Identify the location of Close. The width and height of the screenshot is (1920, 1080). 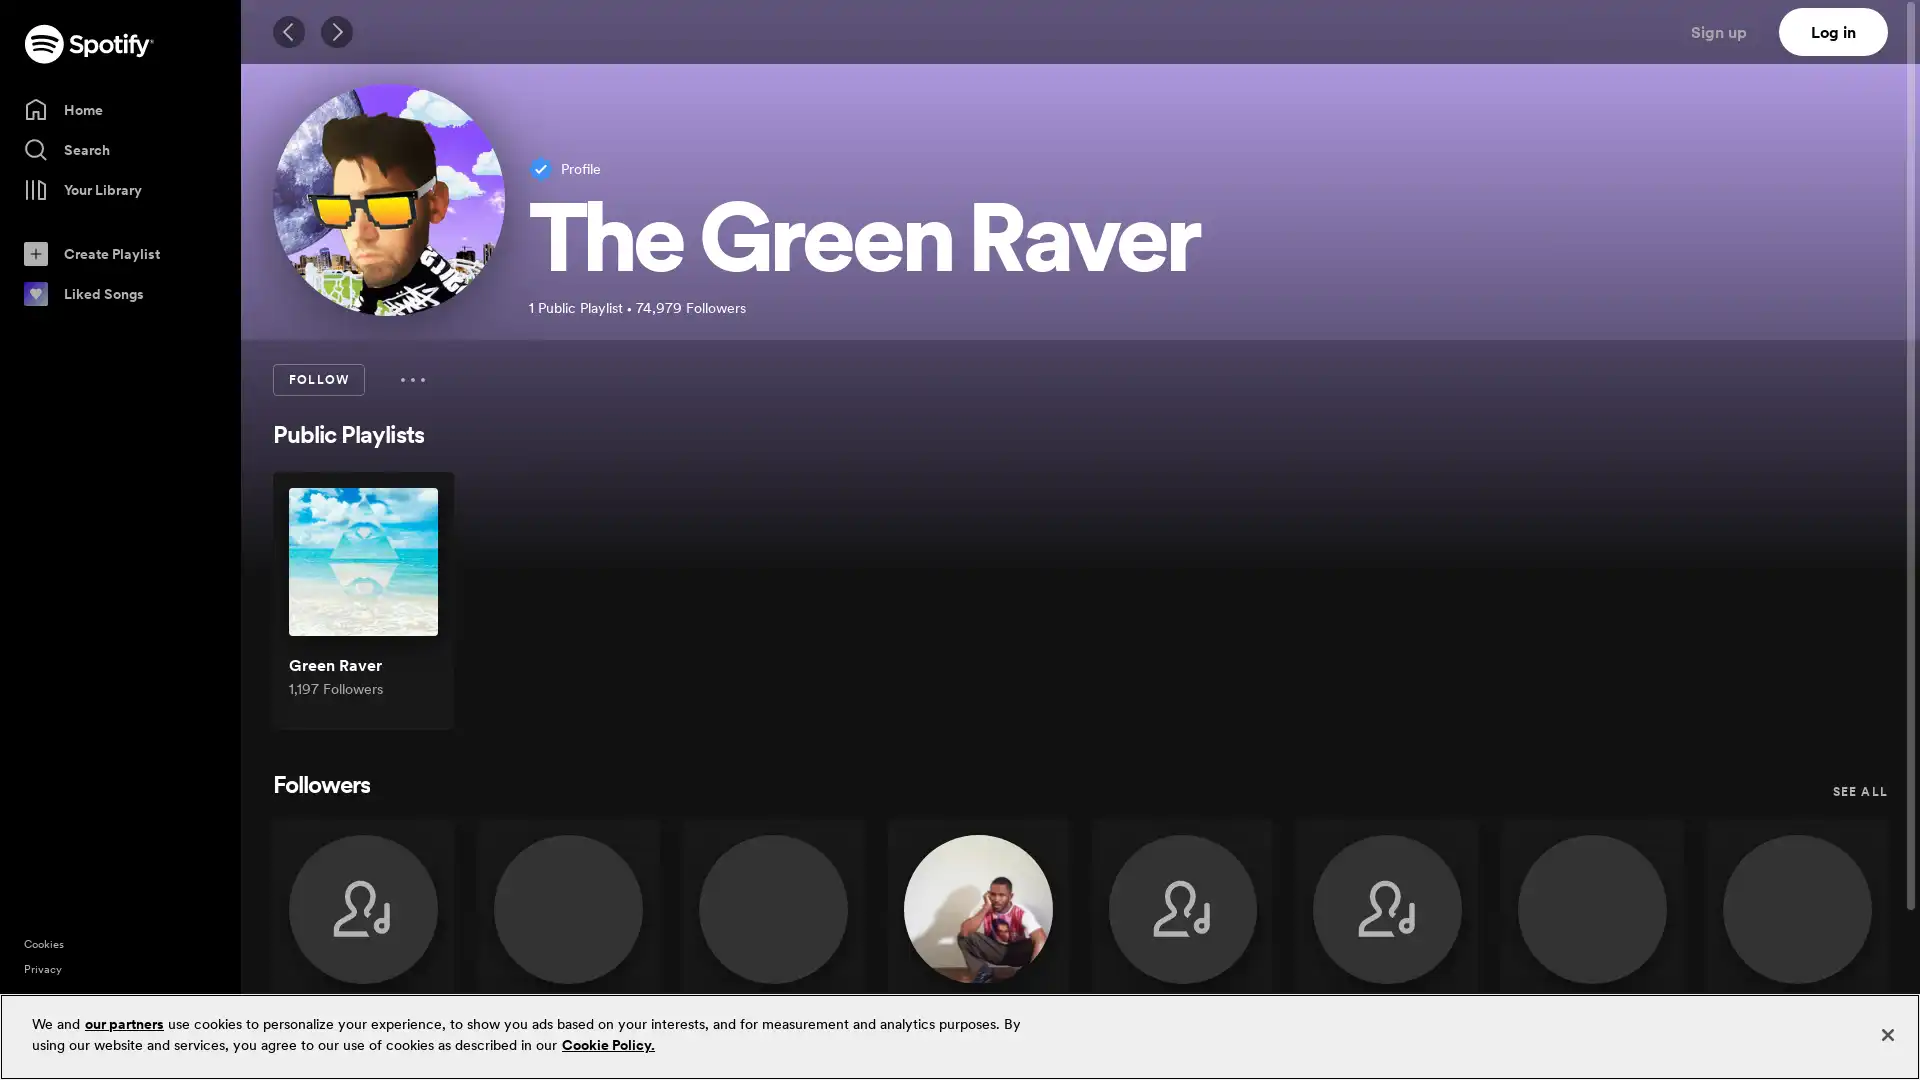
(1886, 1034).